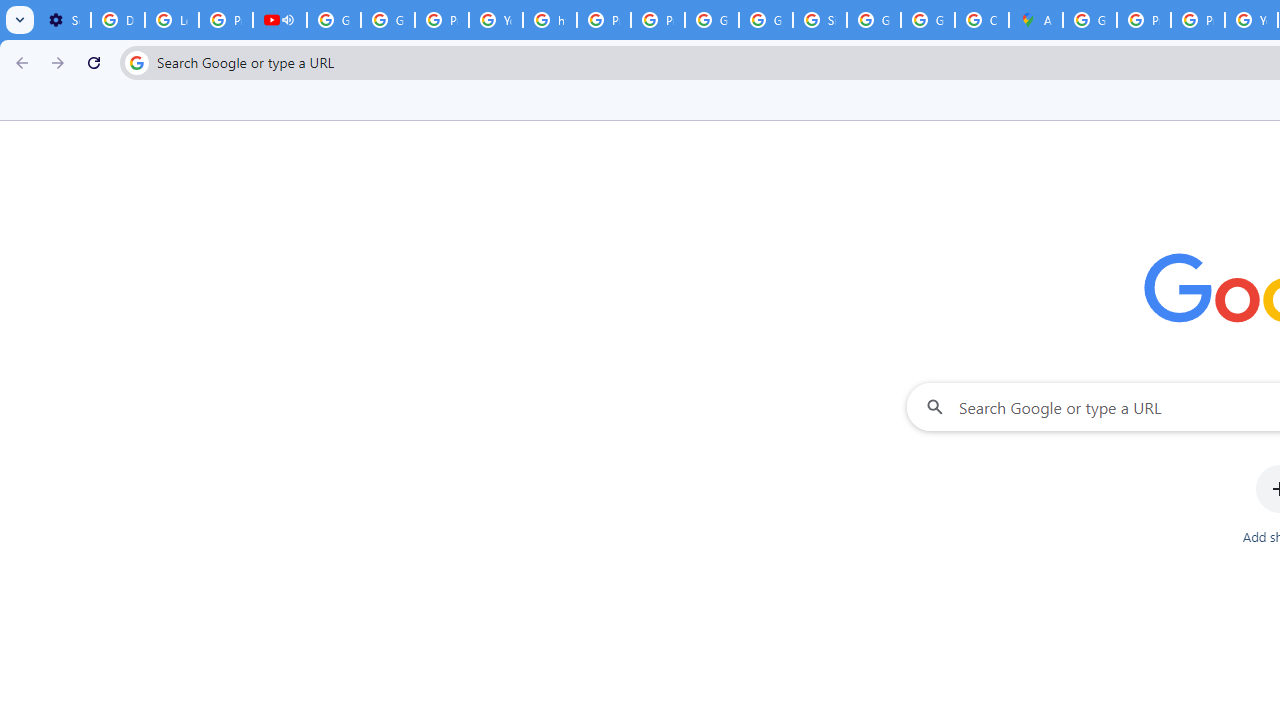 The height and width of the screenshot is (720, 1280). I want to click on 'Settings - Performance', so click(64, 20).